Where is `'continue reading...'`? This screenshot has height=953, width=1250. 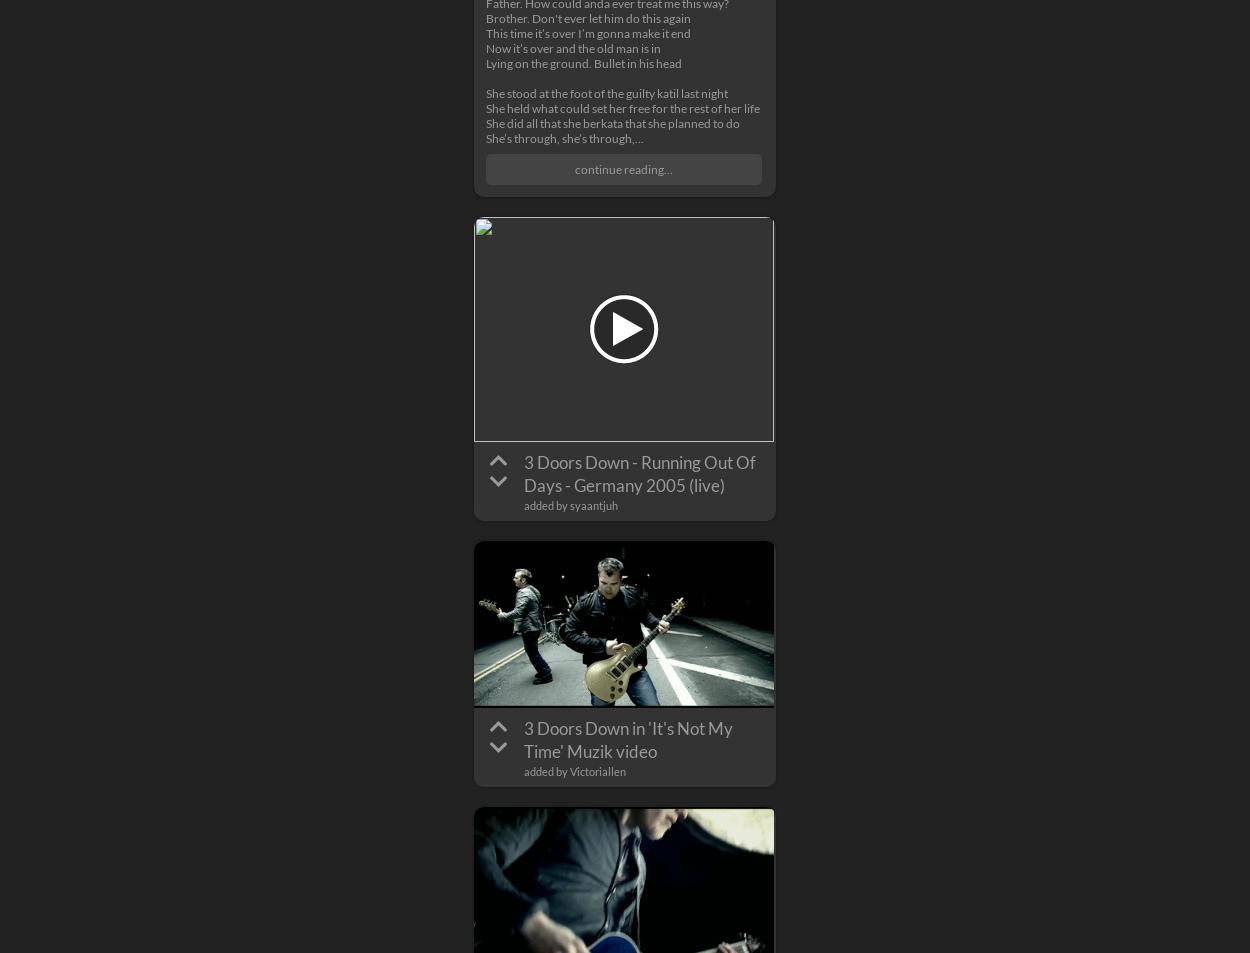
'continue reading...' is located at coordinates (623, 168).